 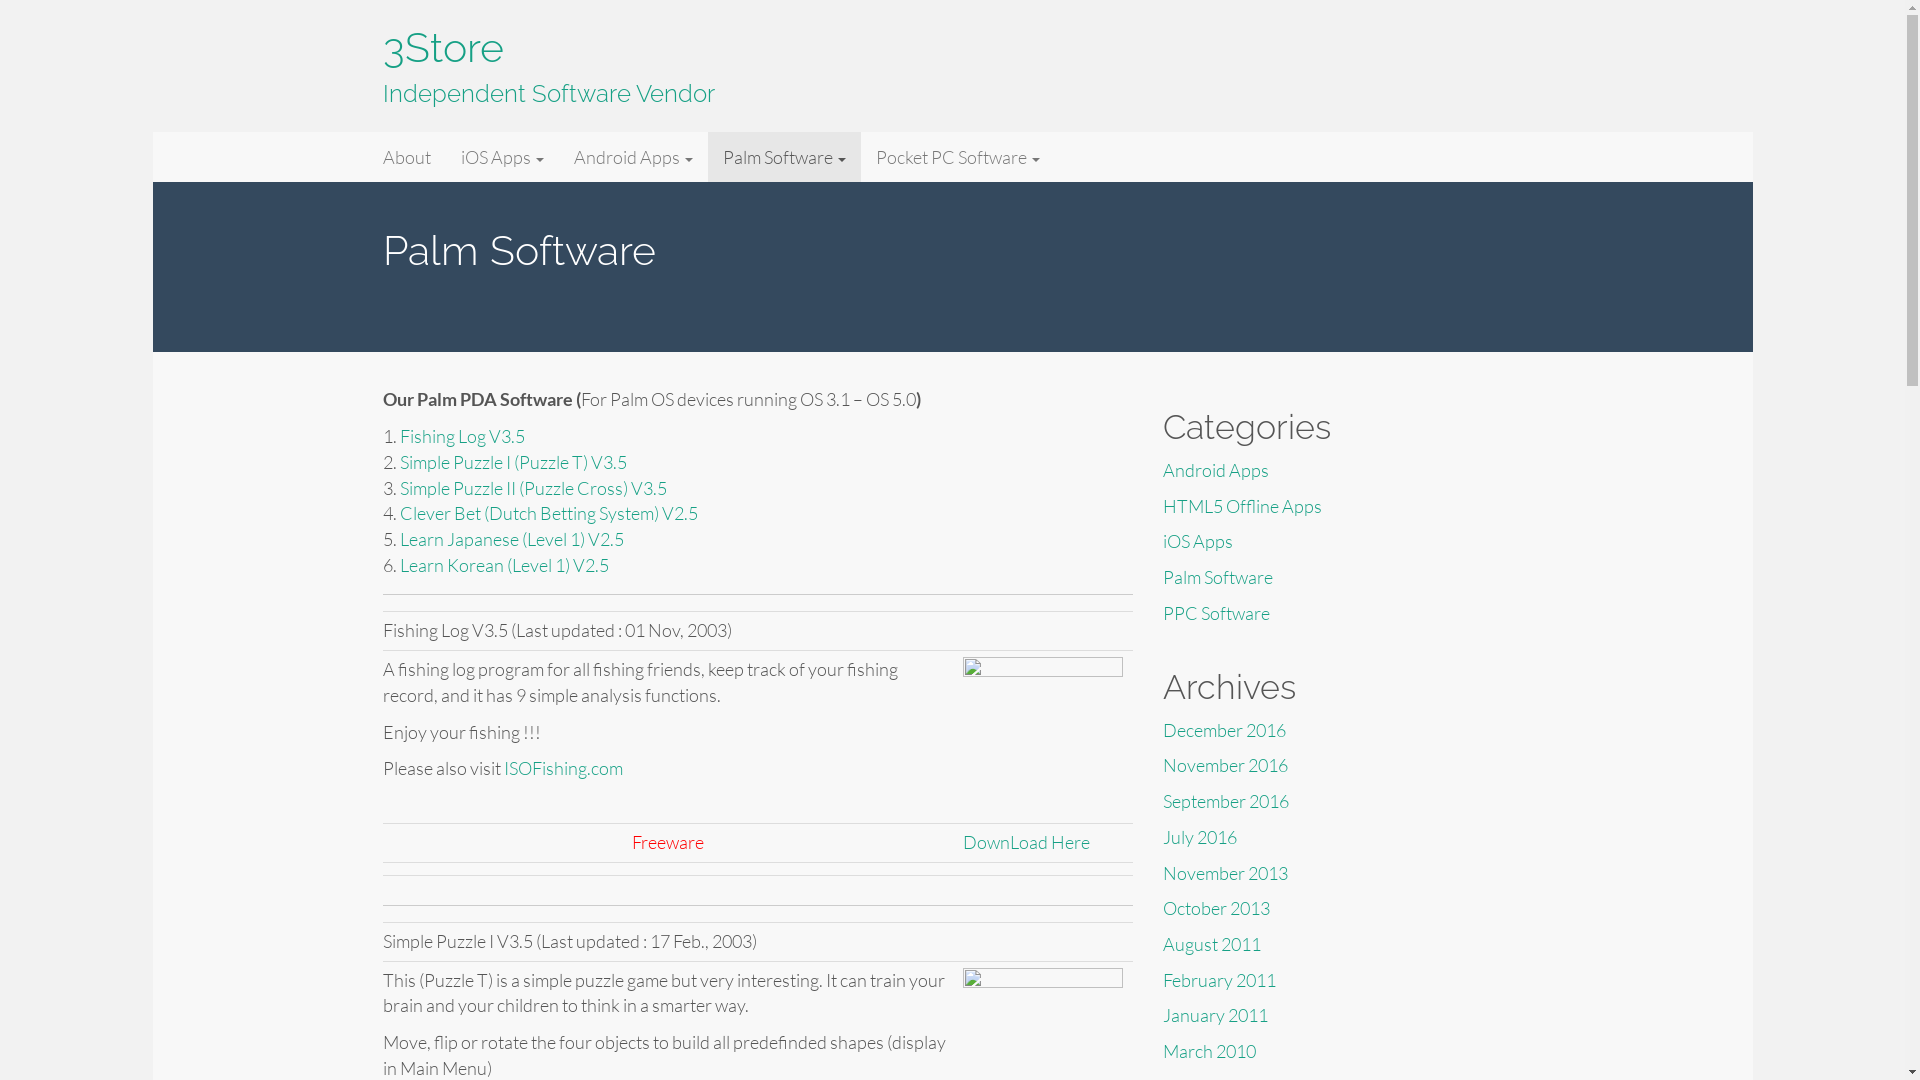 I want to click on 'iOS Apps', so click(x=502, y=156).